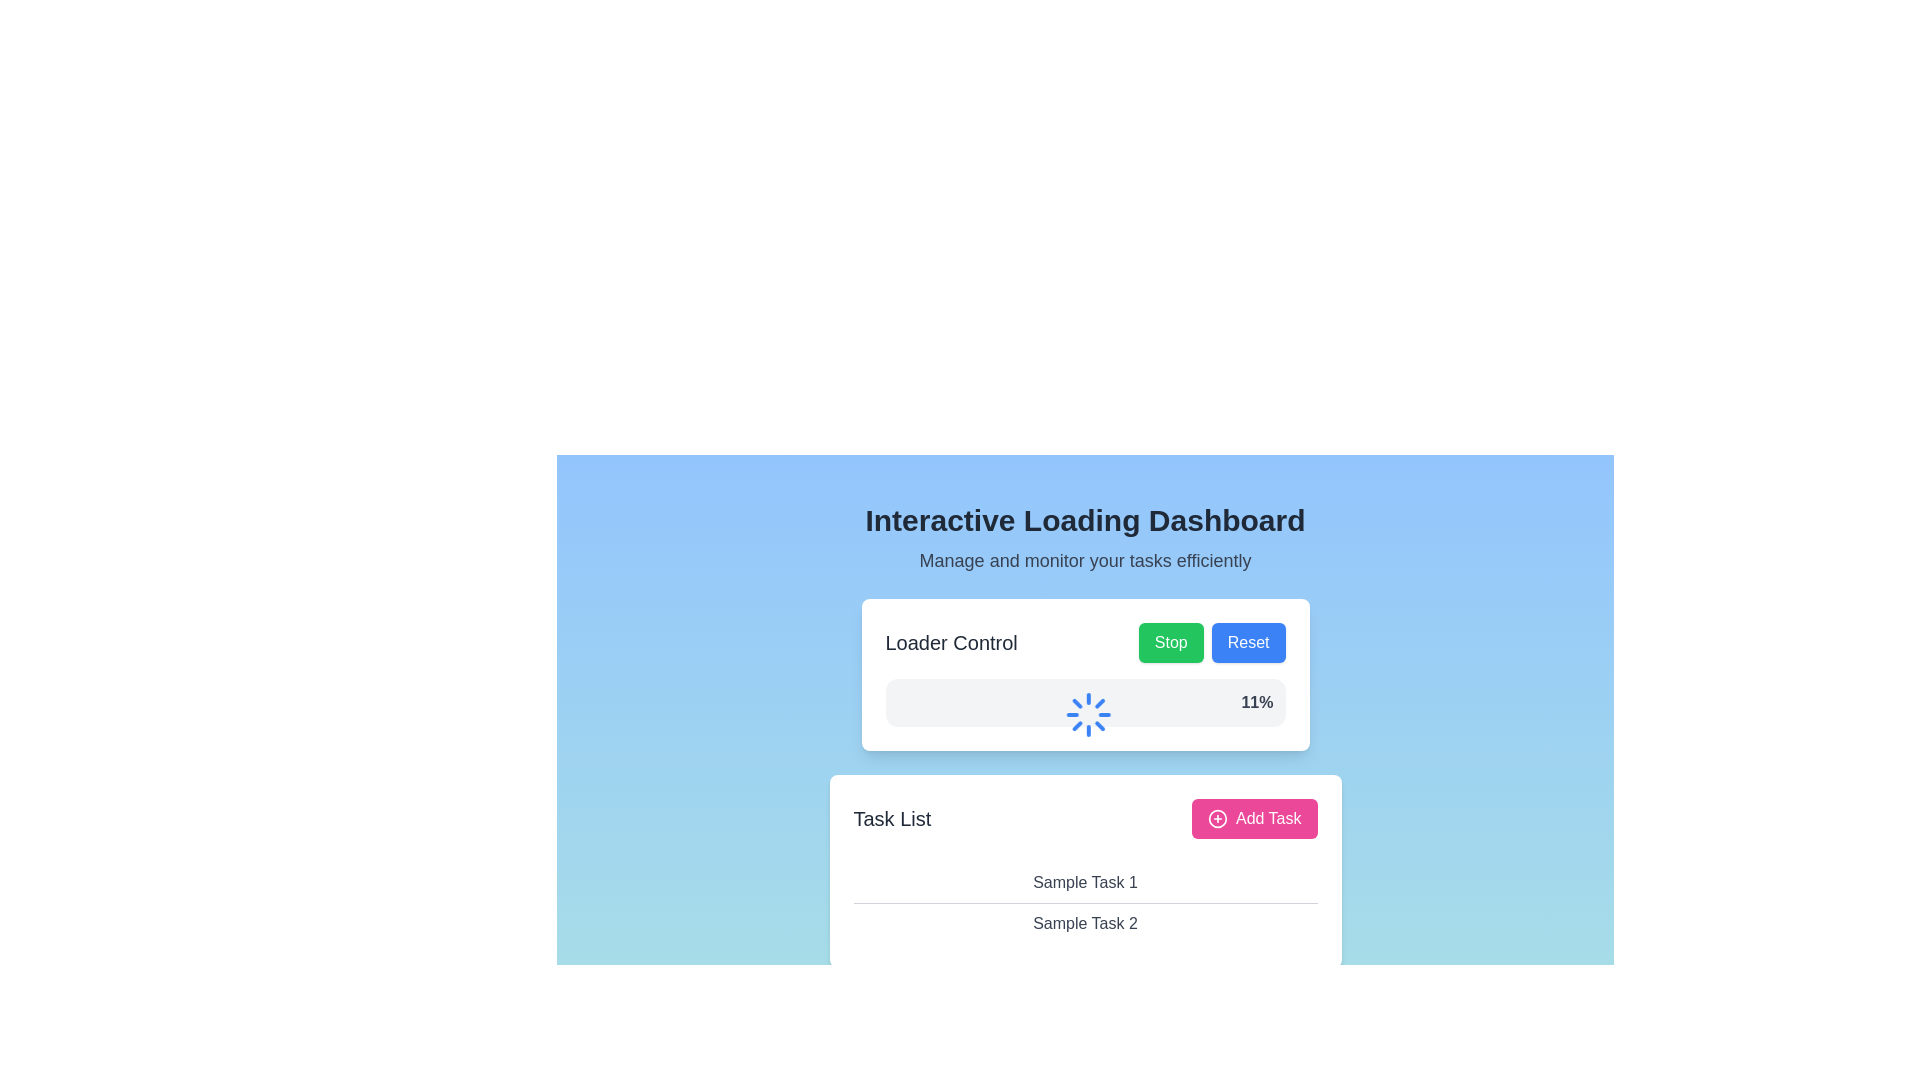  What do you see at coordinates (1094, 713) in the screenshot?
I see `the Animated Loader Icon that provides visual feedback for a loading state, centrally located above a percentage value` at bounding box center [1094, 713].